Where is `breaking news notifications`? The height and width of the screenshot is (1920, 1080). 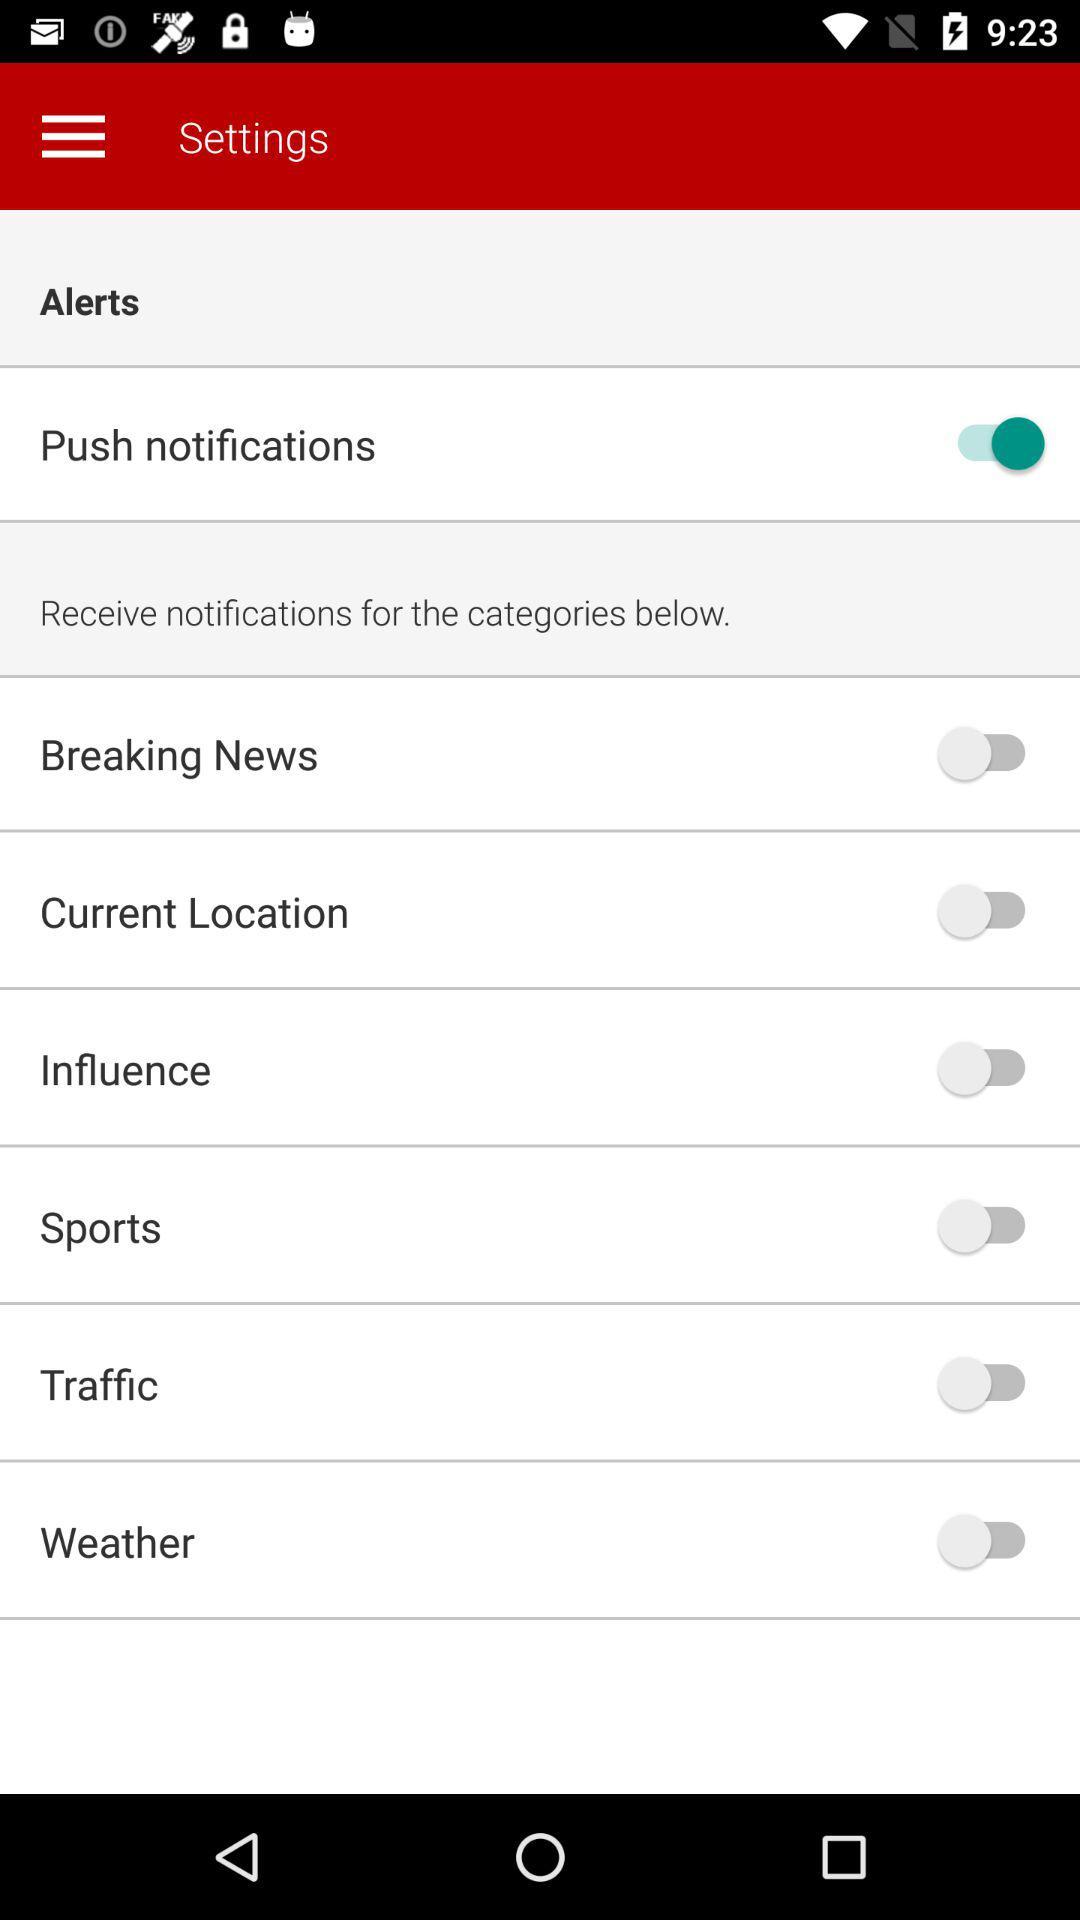 breaking news notifications is located at coordinates (991, 752).